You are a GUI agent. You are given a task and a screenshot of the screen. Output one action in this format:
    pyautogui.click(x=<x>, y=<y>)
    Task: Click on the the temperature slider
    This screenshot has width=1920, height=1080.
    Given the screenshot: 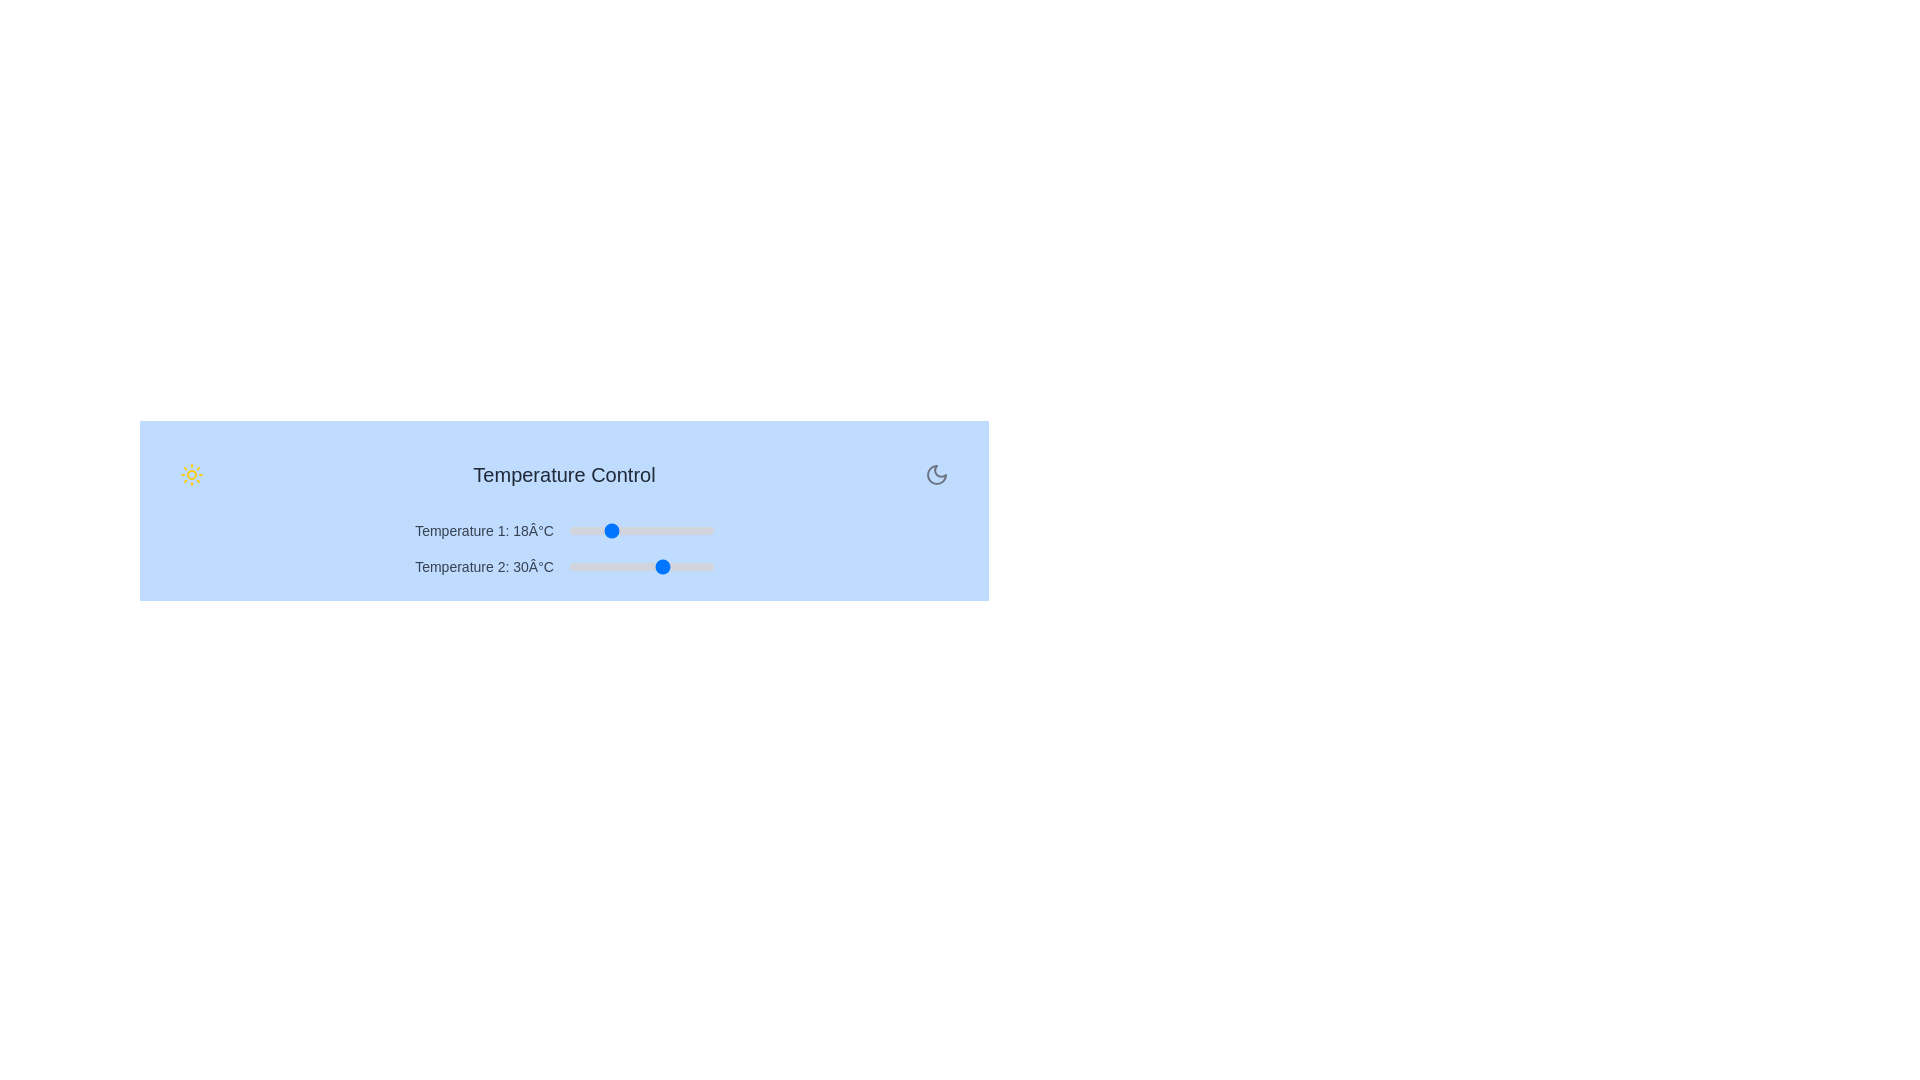 What is the action you would take?
    pyautogui.click(x=602, y=567)
    